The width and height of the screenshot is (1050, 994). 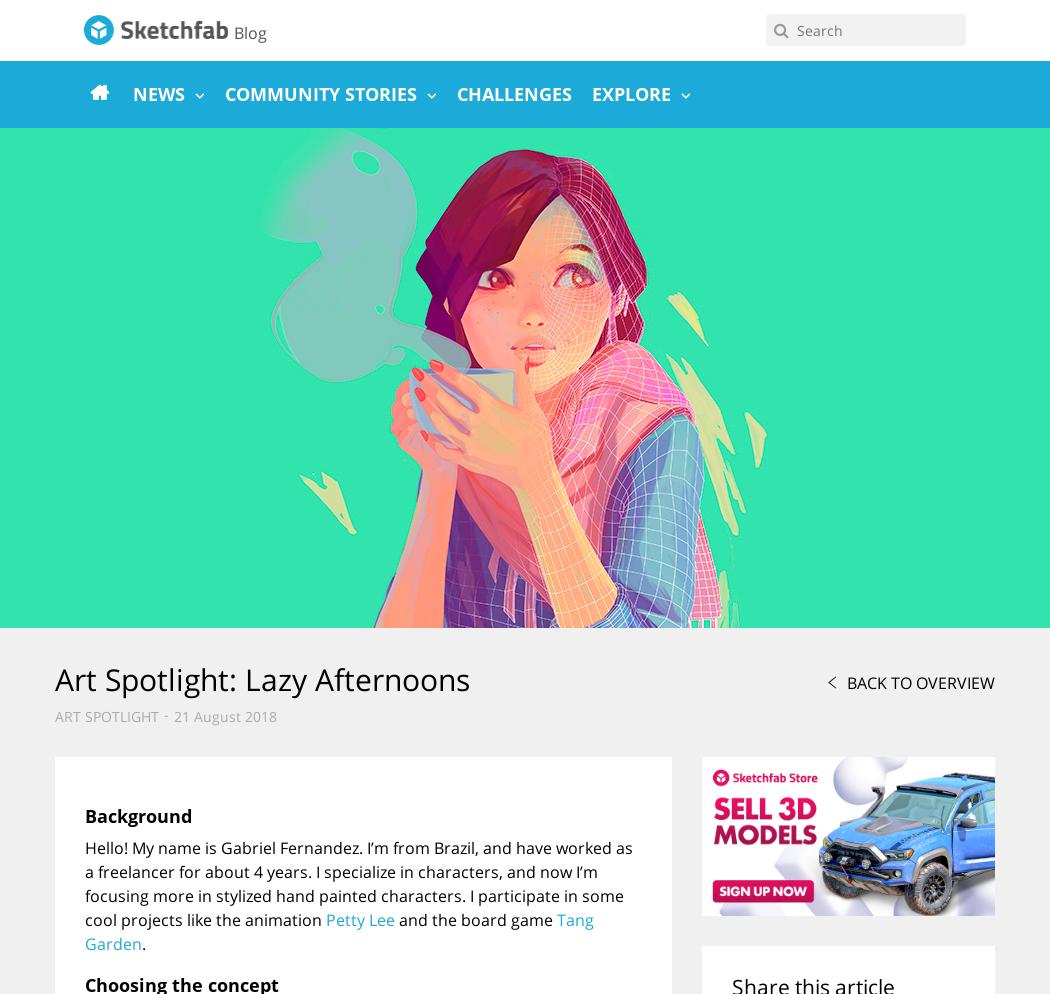 I want to click on 'Explore', so click(x=590, y=94).